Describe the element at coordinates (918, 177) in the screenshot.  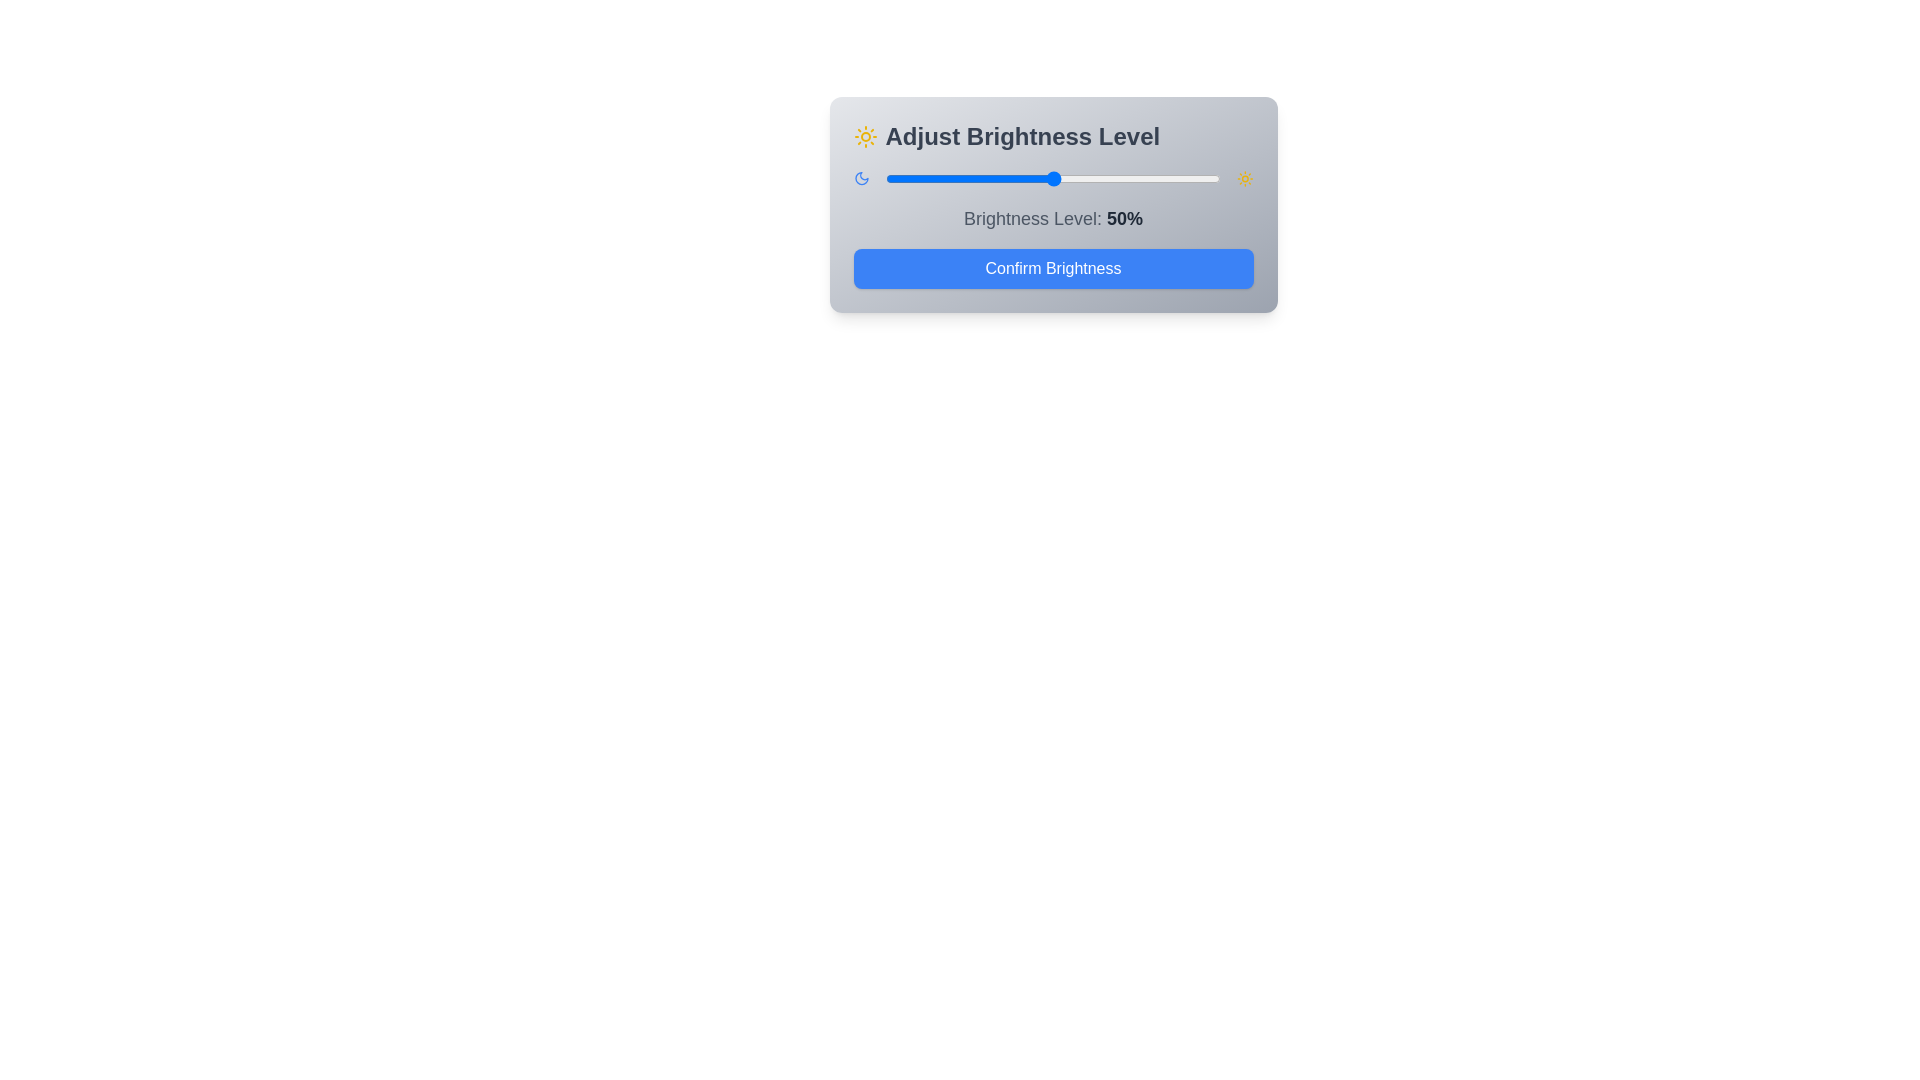
I see `the brightness slider to 10% to explore its visual effect` at that location.